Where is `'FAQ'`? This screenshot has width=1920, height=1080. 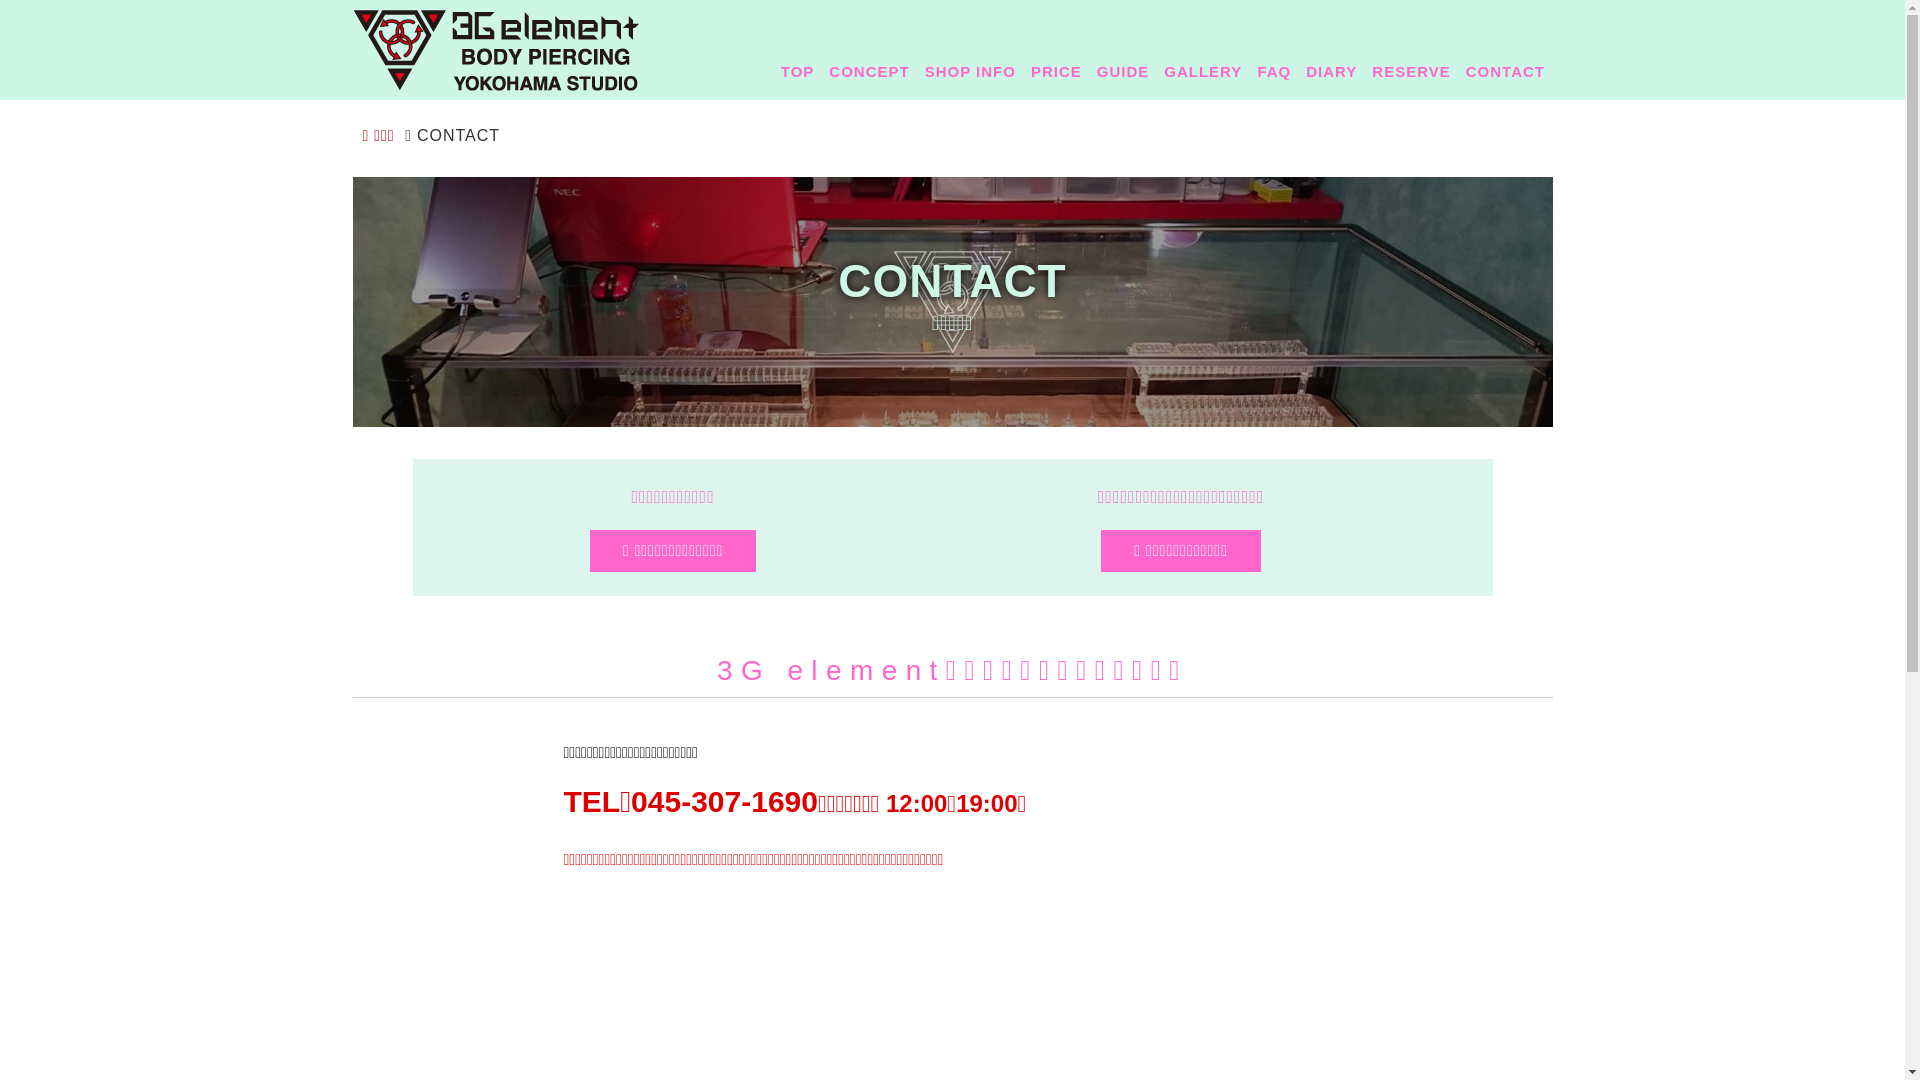 'FAQ' is located at coordinates (1273, 69).